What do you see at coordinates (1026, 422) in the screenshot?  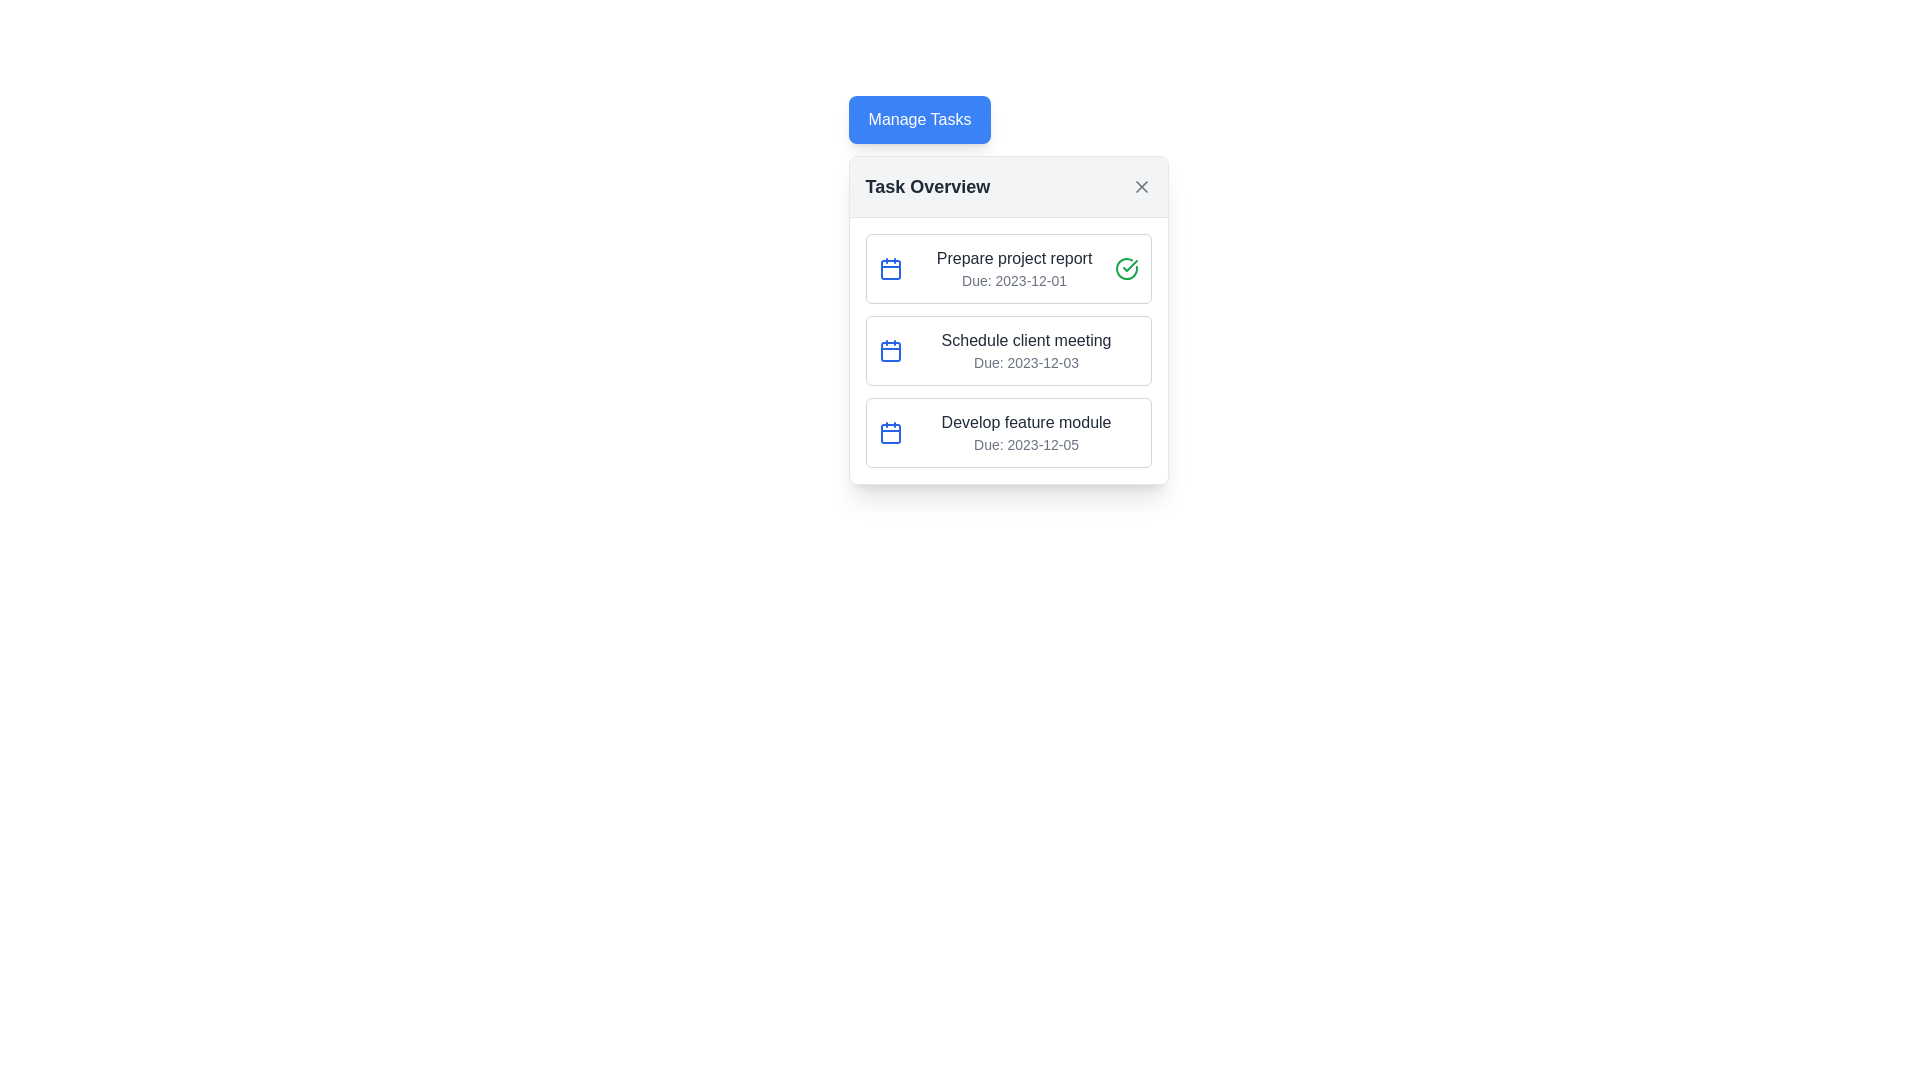 I see `the text element displaying 'Develop feature module' in bold, dark-gray font located in the 'Task Overview' section under the third task entry` at bounding box center [1026, 422].